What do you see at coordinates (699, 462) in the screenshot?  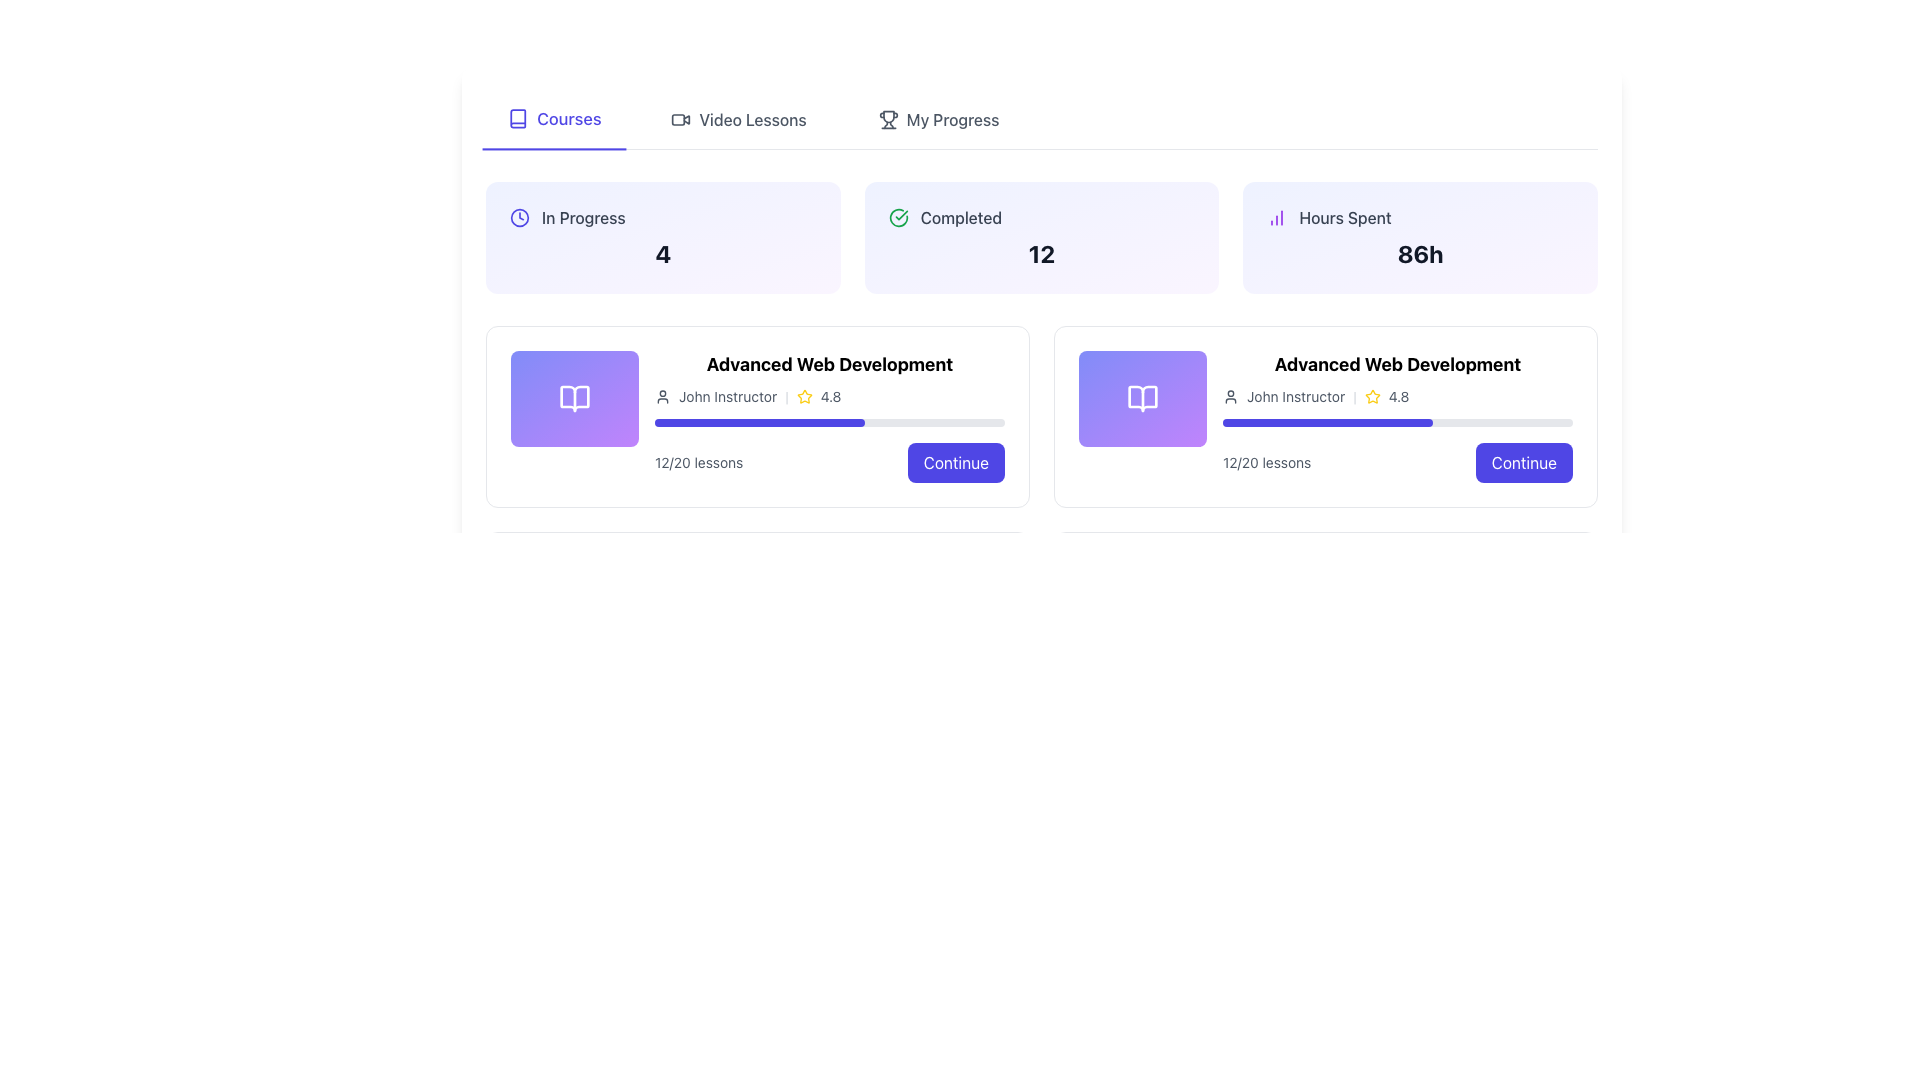 I see `the text display element that shows '12/20 lessons', which is styled in a small, gray sans-serif font, located below the course title in the 'Advanced Web Development' section` at bounding box center [699, 462].